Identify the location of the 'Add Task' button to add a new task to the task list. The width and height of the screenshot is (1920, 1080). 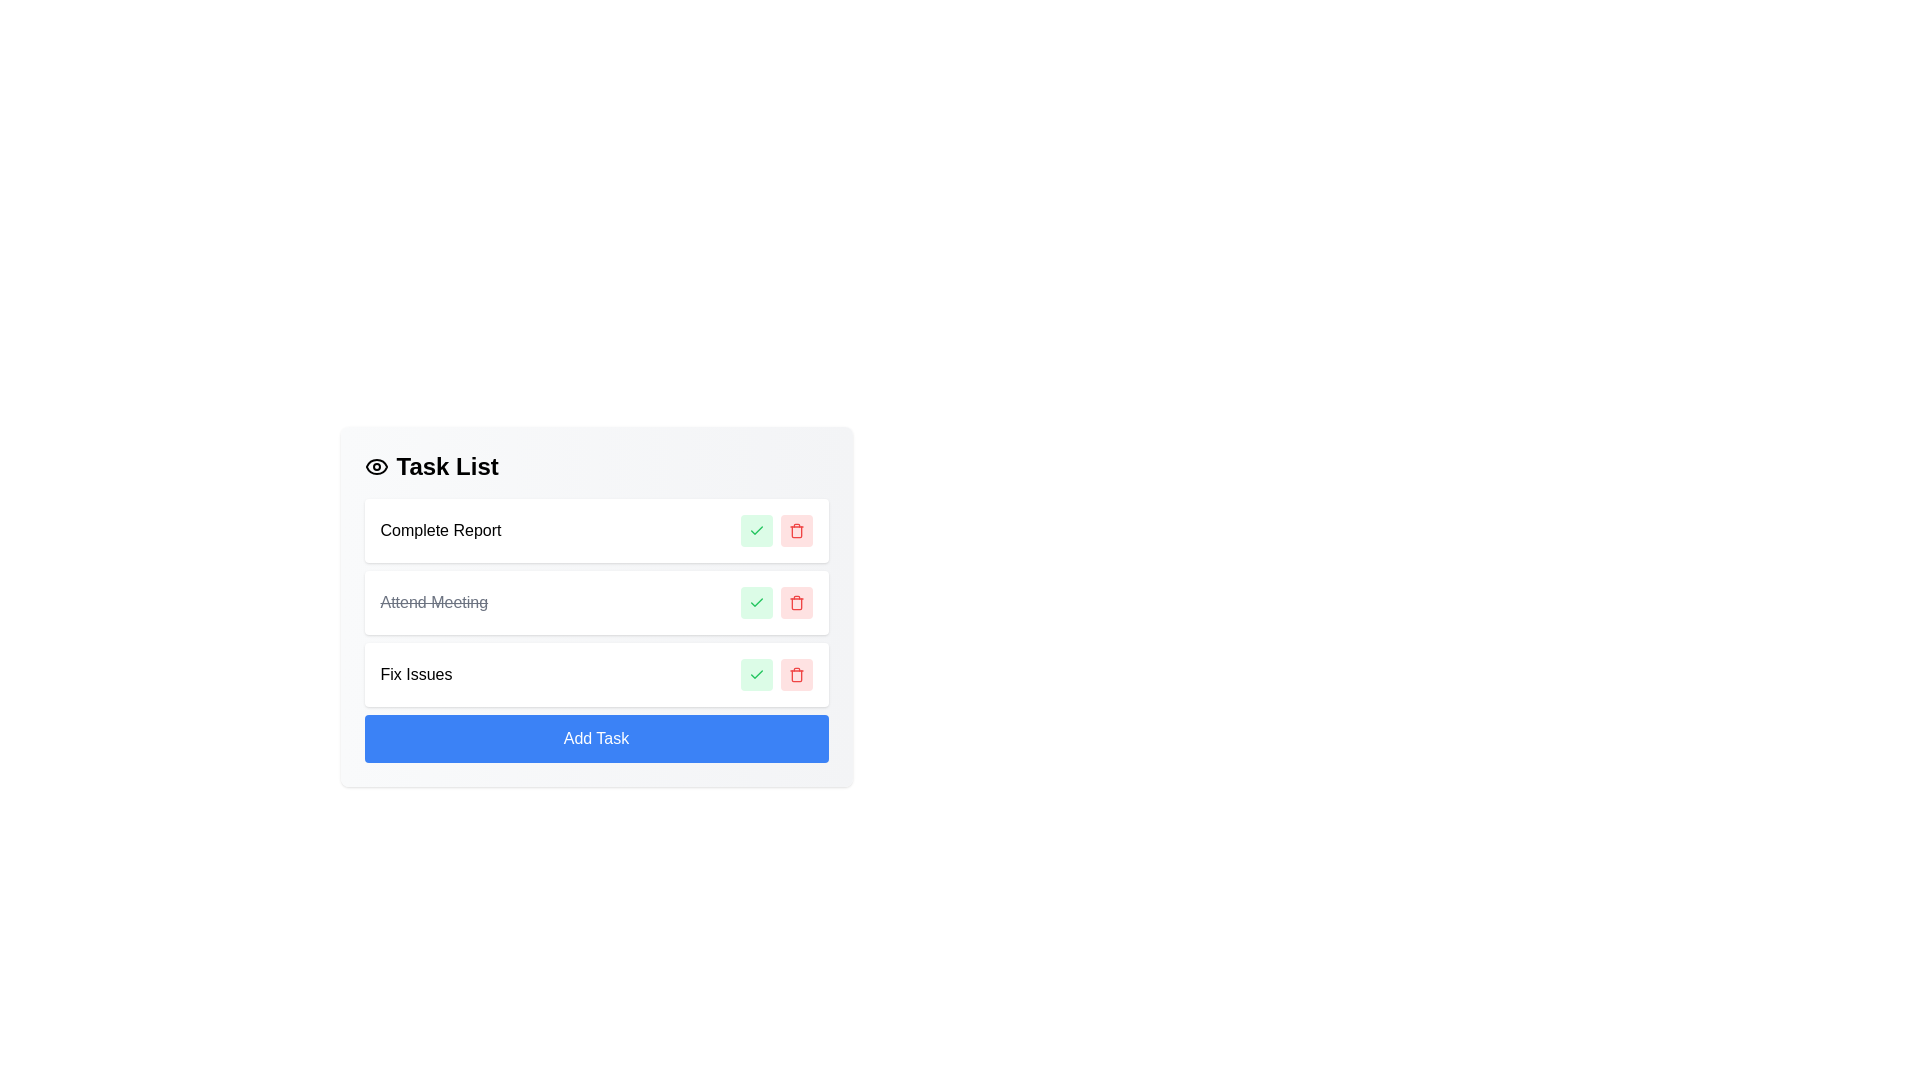
(595, 739).